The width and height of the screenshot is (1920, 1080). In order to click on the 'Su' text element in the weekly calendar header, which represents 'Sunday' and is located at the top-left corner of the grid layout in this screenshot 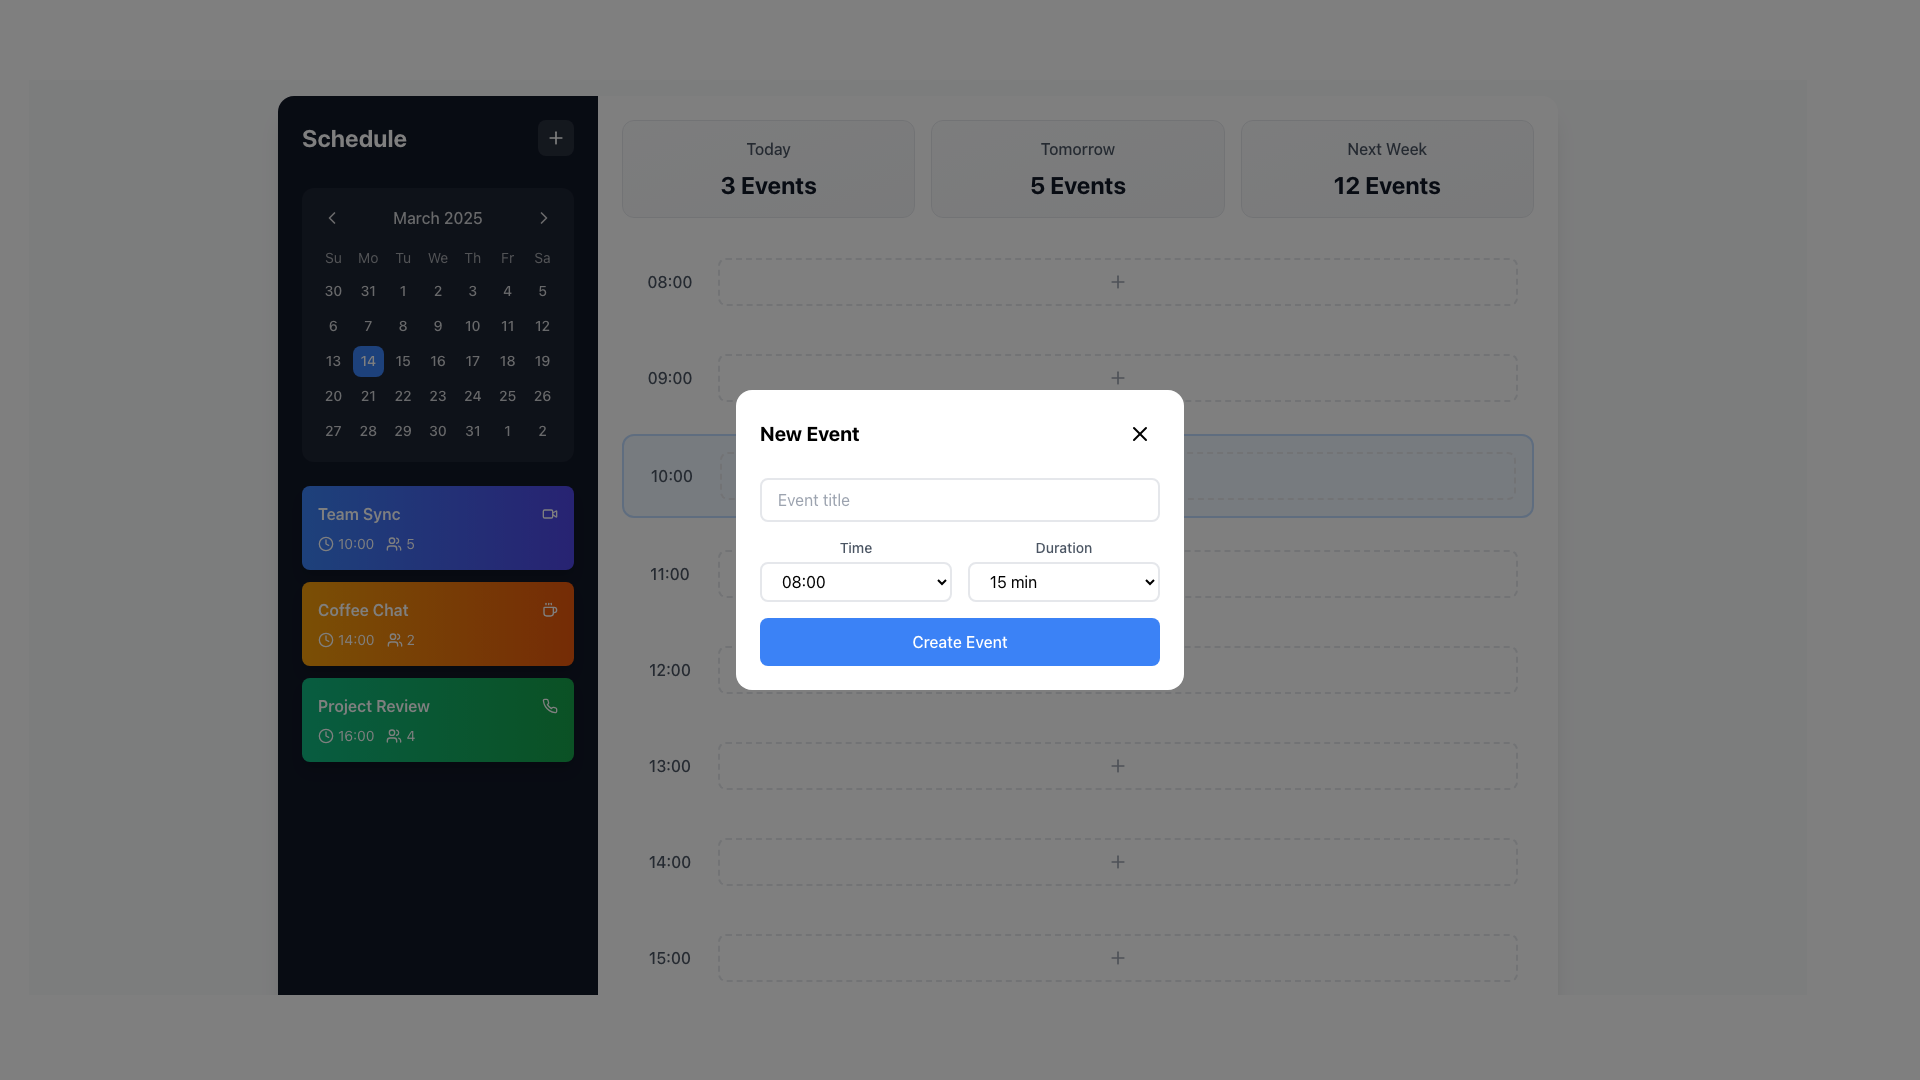, I will do `click(333, 257)`.